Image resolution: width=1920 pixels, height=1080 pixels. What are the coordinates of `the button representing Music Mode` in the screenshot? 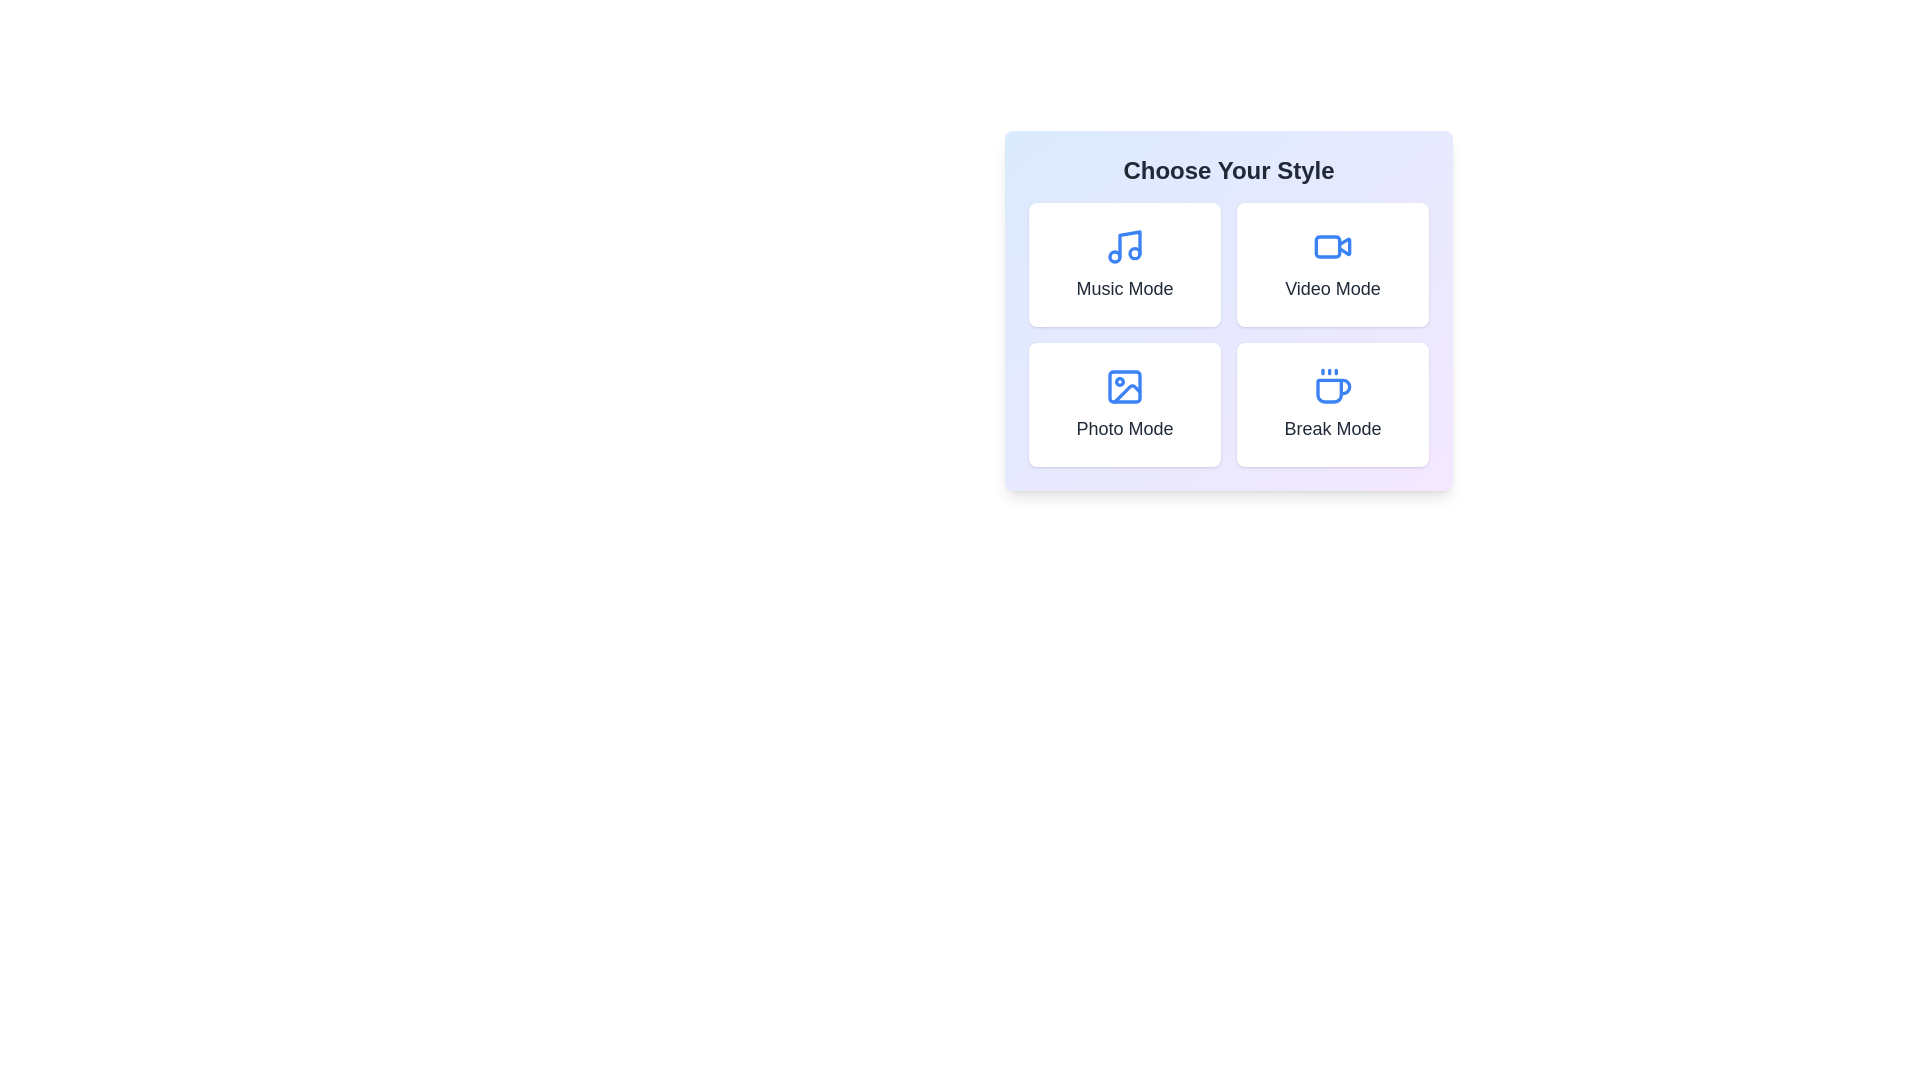 It's located at (1124, 264).